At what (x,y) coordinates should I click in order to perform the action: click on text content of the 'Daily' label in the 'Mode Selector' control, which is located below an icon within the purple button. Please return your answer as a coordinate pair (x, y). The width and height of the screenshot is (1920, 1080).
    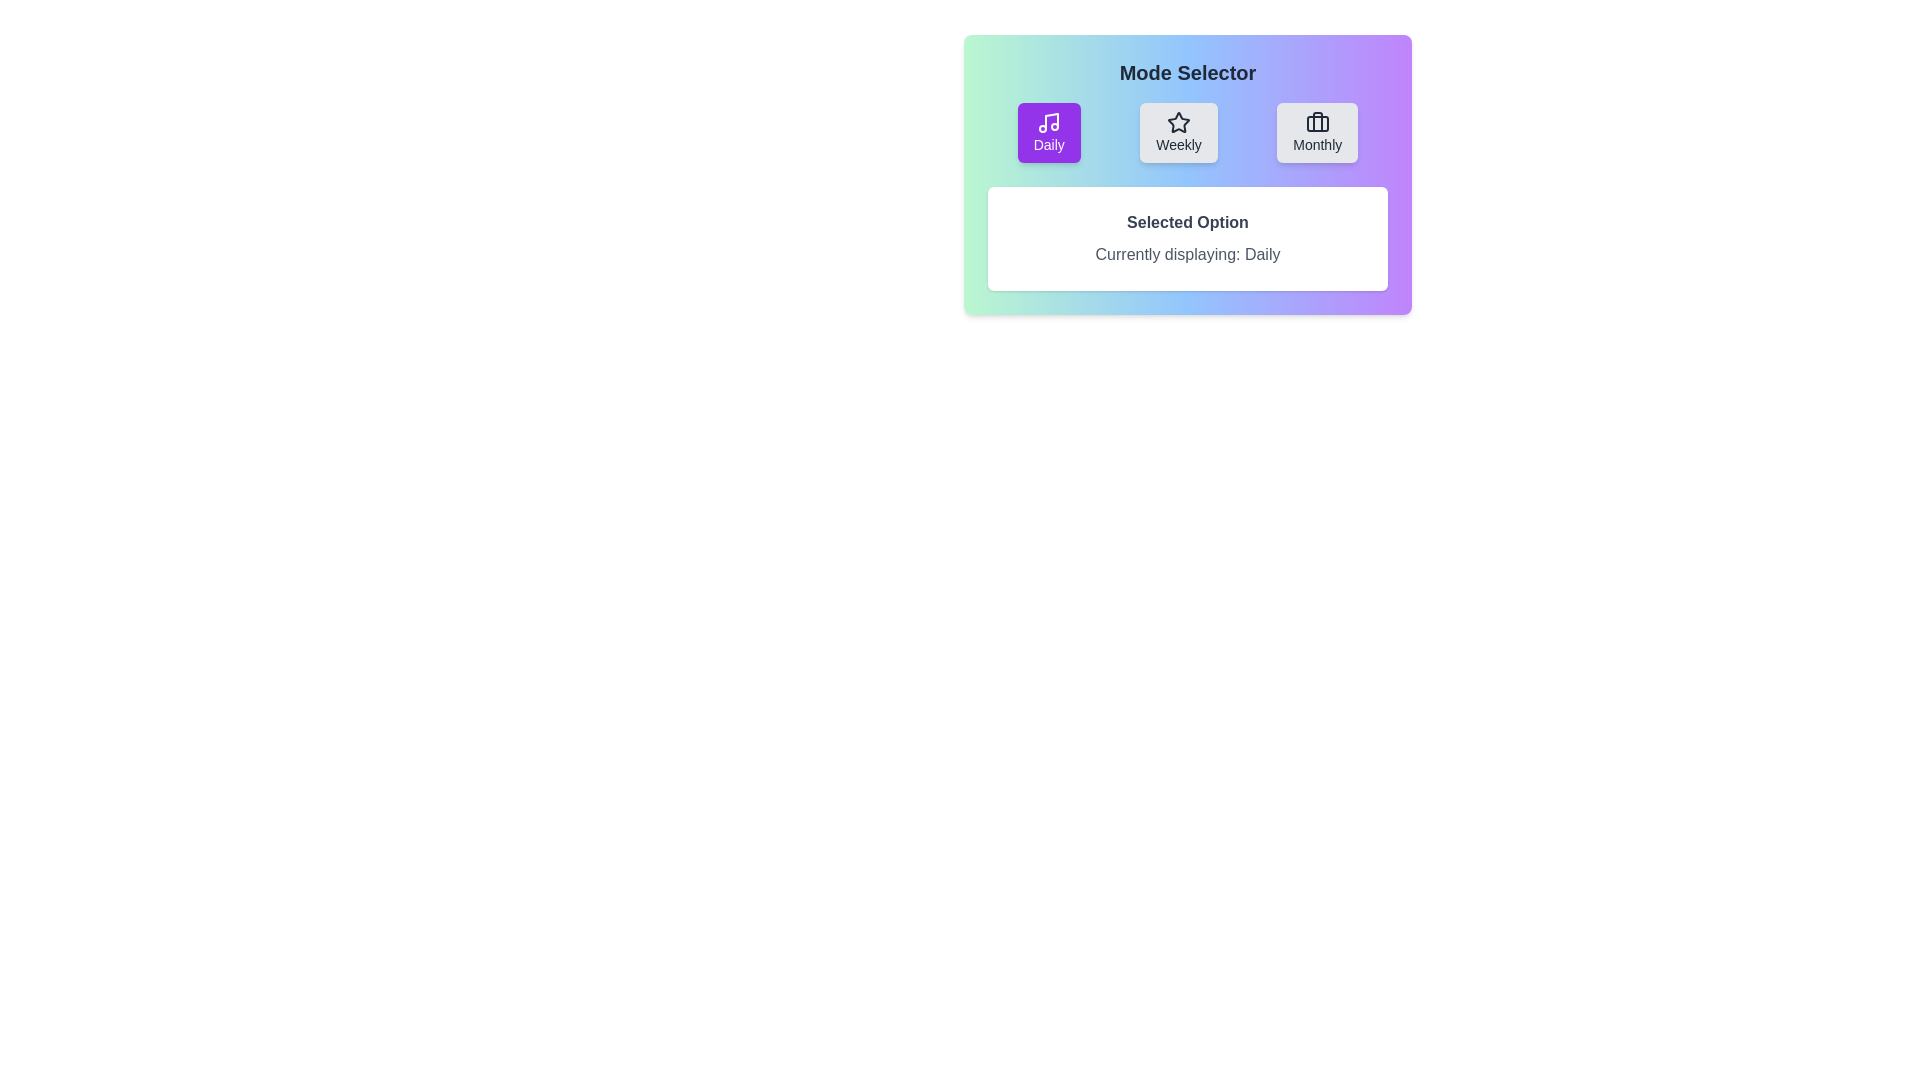
    Looking at the image, I should click on (1048, 144).